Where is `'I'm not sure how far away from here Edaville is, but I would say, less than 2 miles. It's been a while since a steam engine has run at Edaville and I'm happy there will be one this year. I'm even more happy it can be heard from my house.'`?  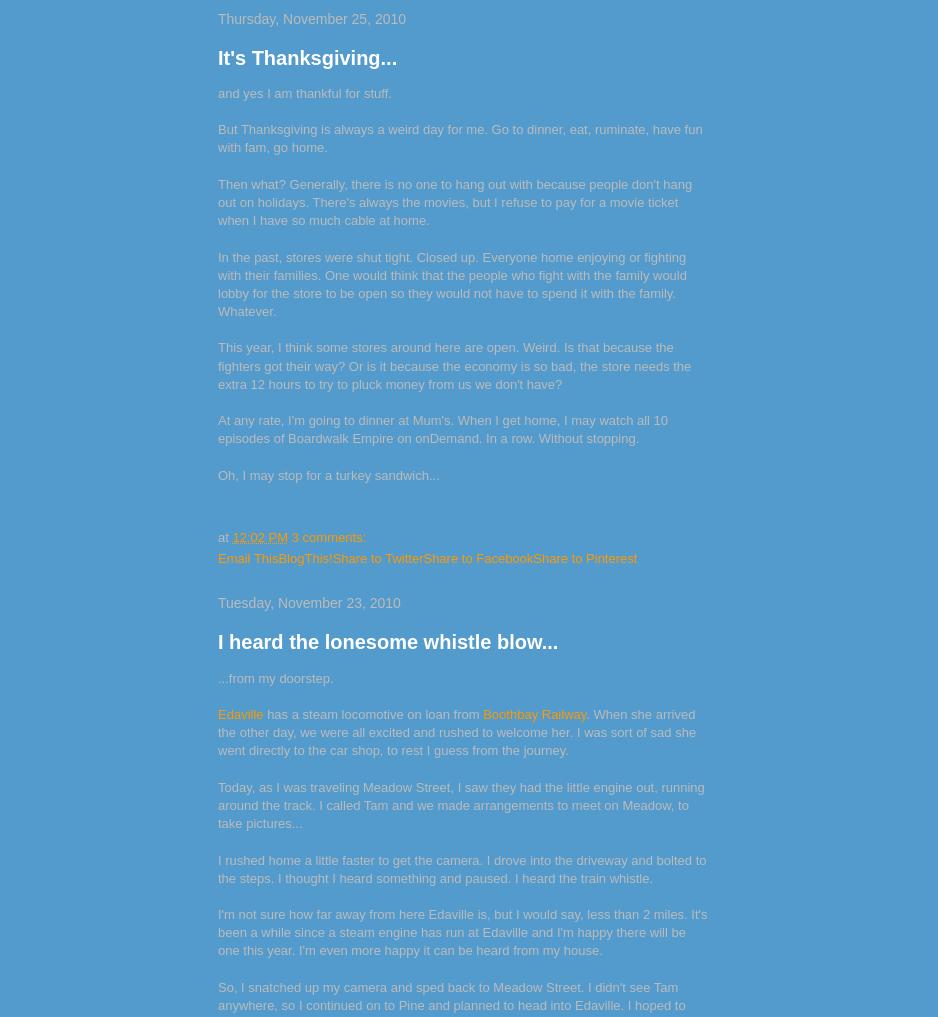 'I'm not sure how far away from here Edaville is, but I would say, less than 2 miles. It's been a while since a steam engine has run at Edaville and I'm happy there will be one this year. I'm even more happy it can be heard from my house.' is located at coordinates (461, 931).